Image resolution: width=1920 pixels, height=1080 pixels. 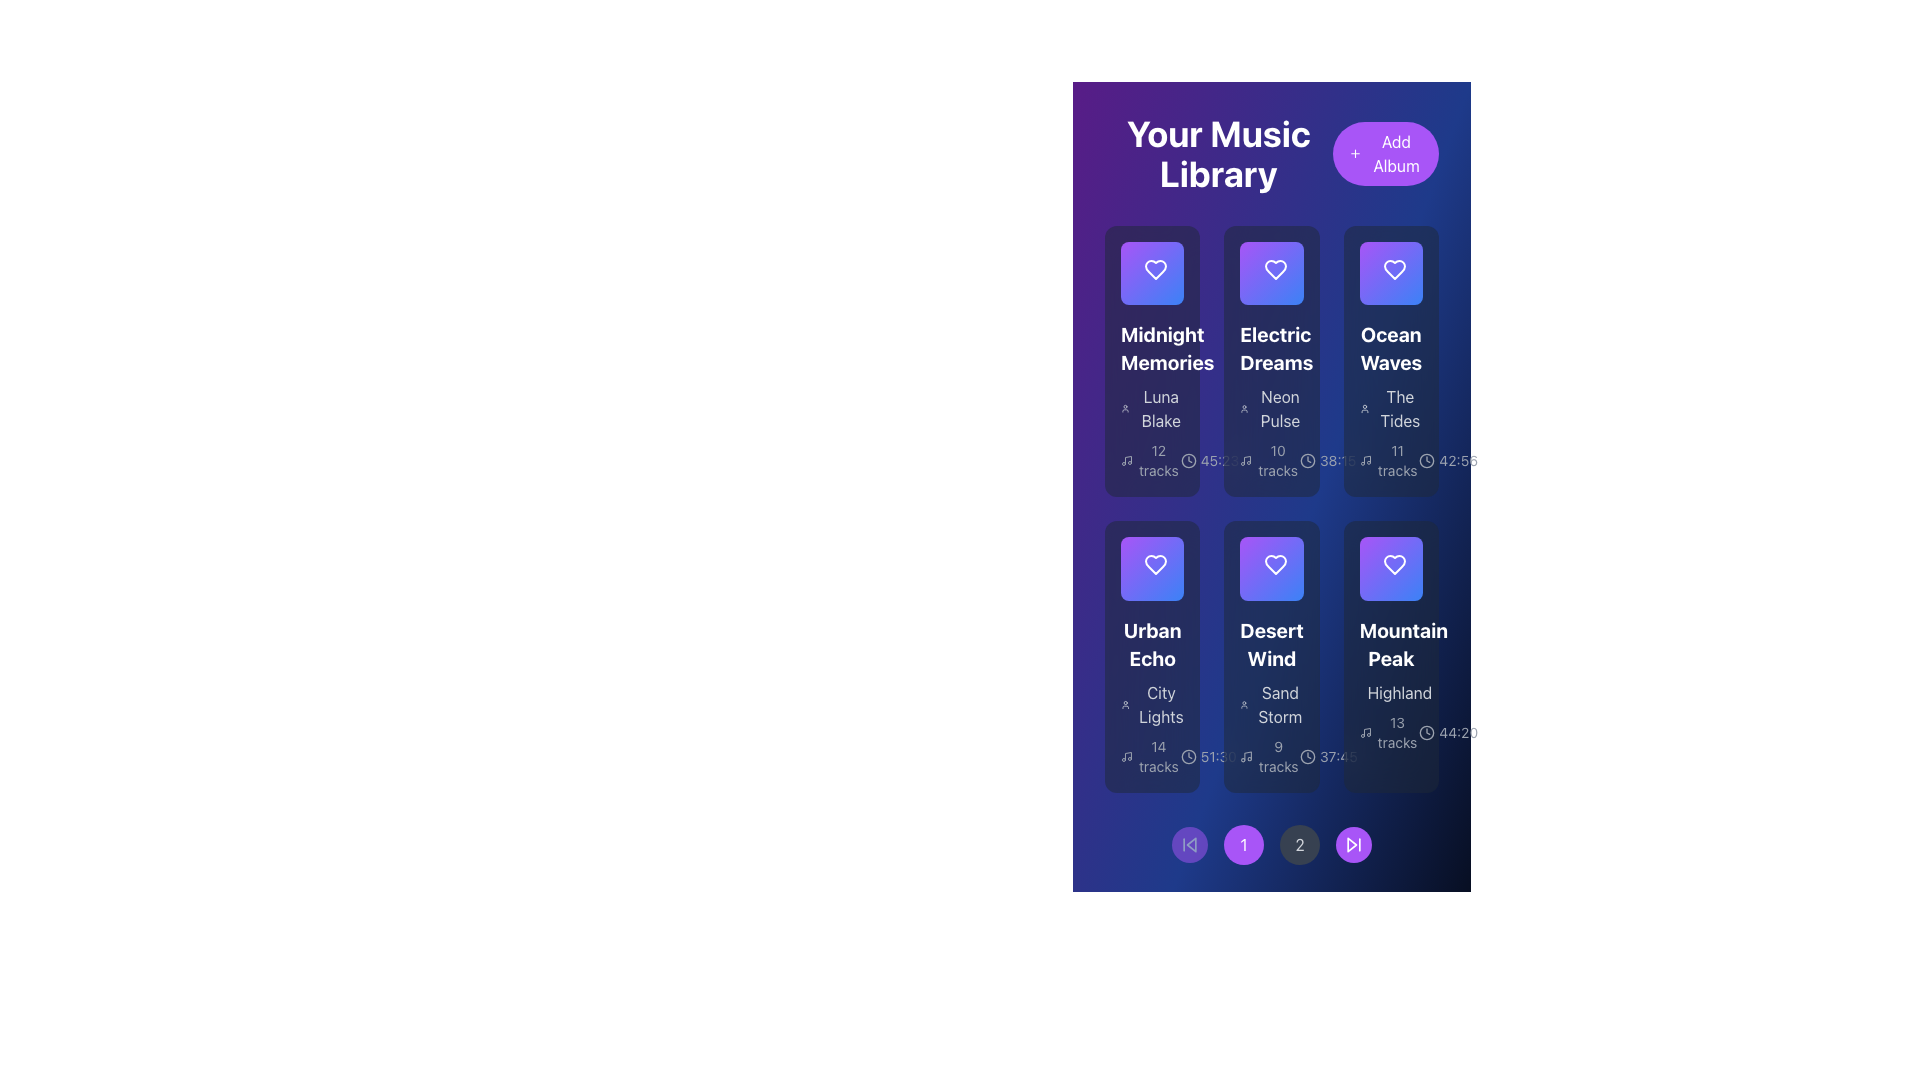 I want to click on the heart-shaped icon button within the 'Ocean Waves' album card, so click(x=1394, y=270).